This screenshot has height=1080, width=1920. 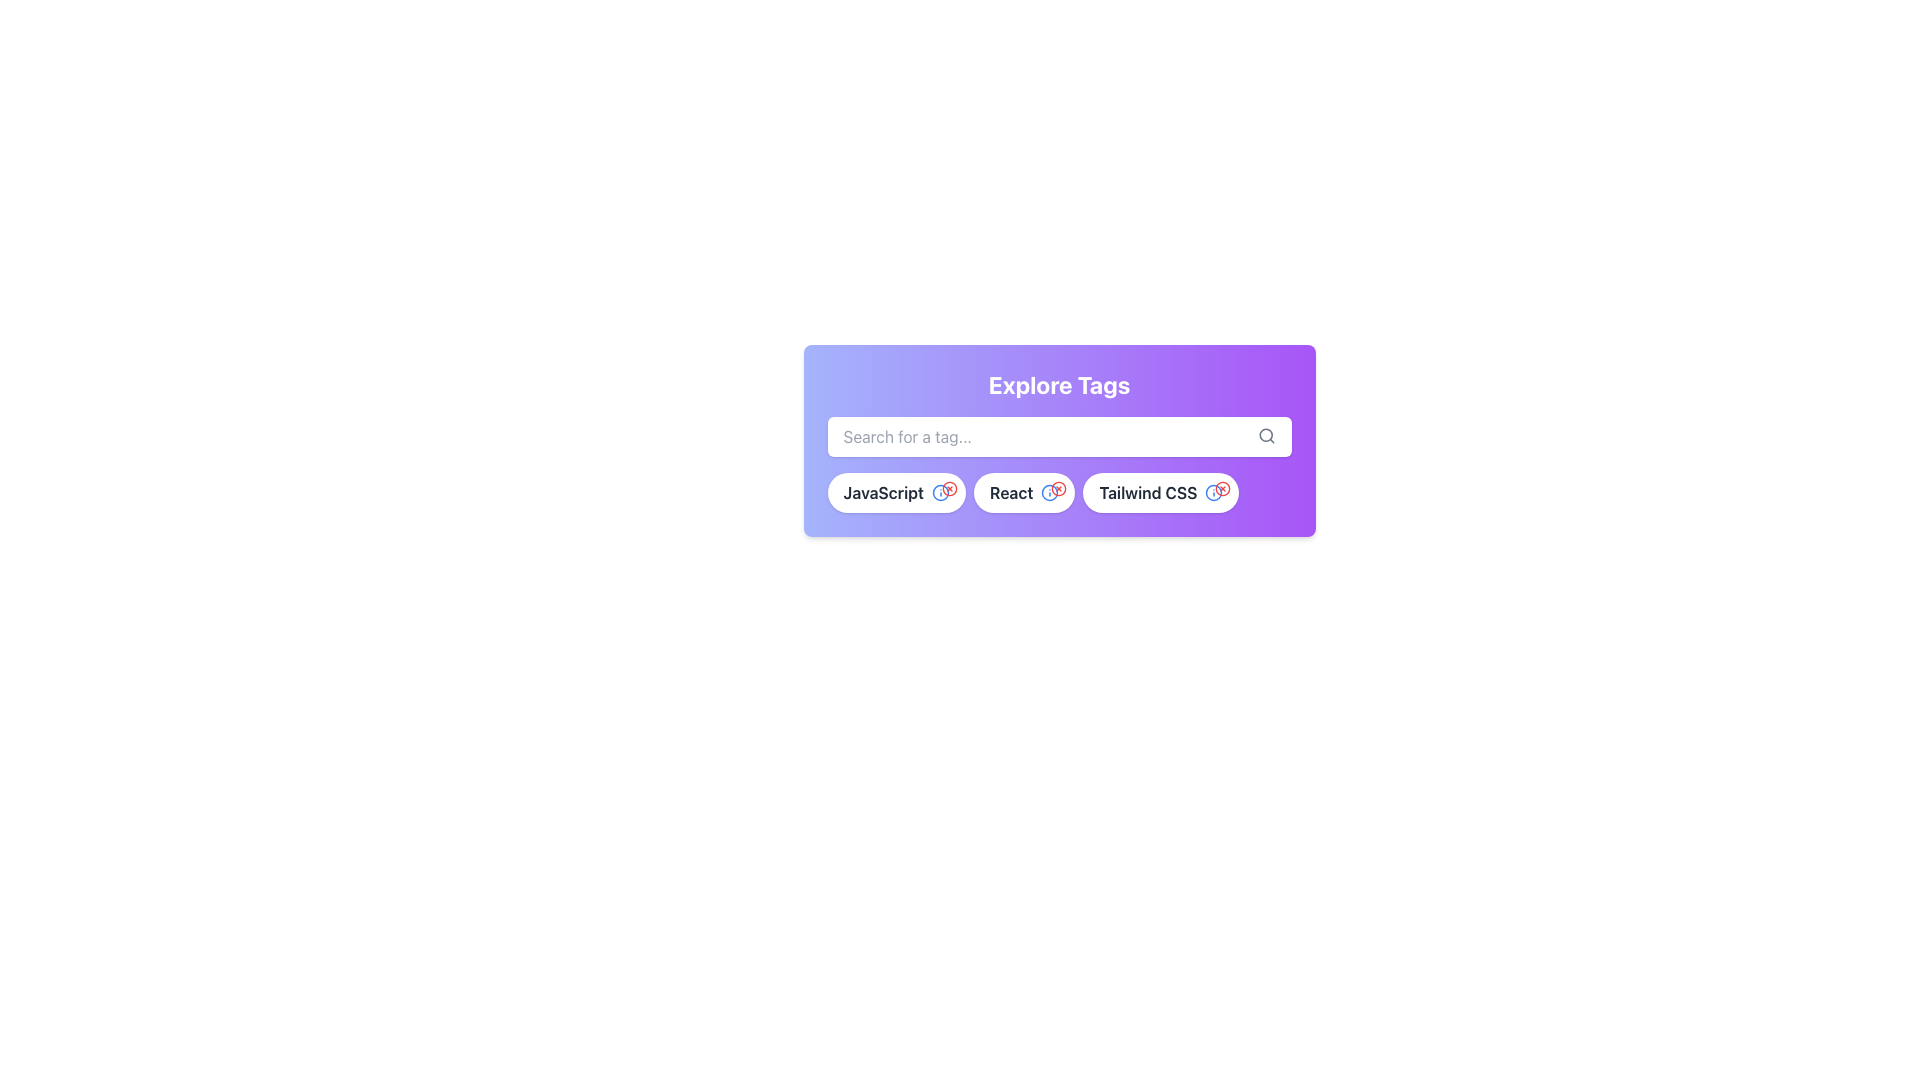 What do you see at coordinates (1011, 493) in the screenshot?
I see `the Text Label that identifies the button's purpose within the React library, located between the 'JavaScript' and 'Tailwind CSS' buttons` at bounding box center [1011, 493].